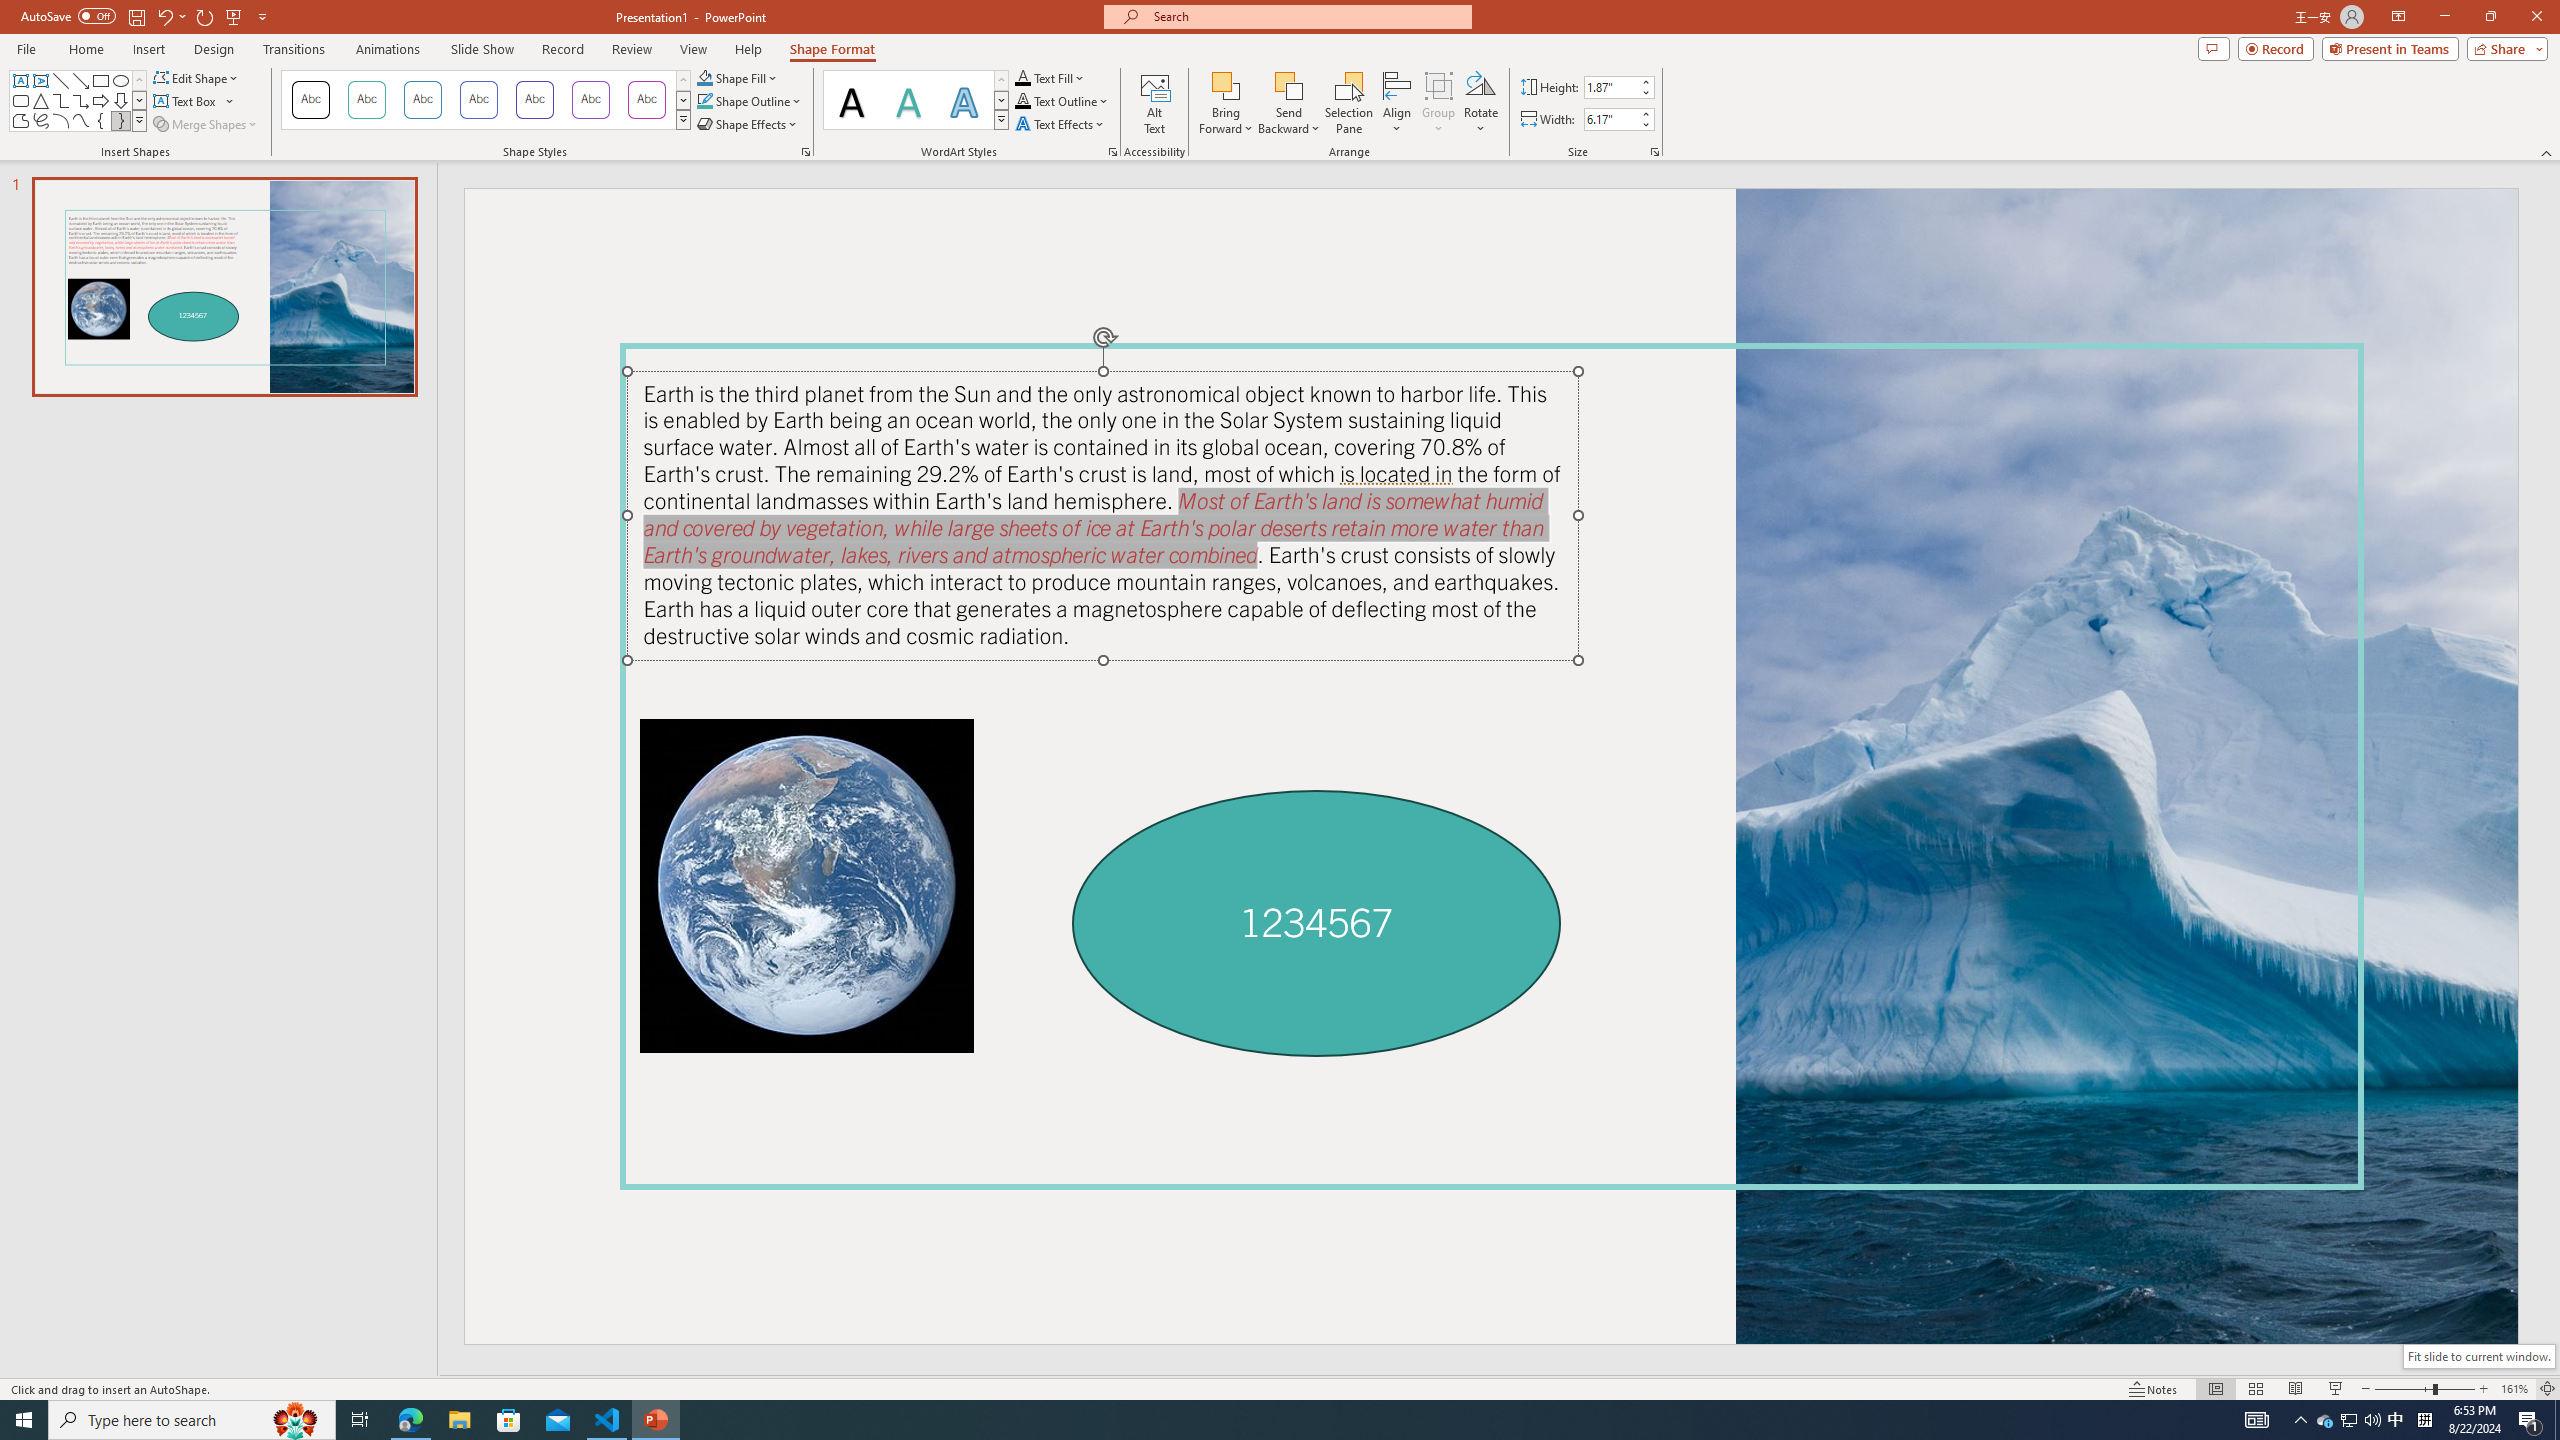  I want to click on 'Left Brace', so click(101, 119).